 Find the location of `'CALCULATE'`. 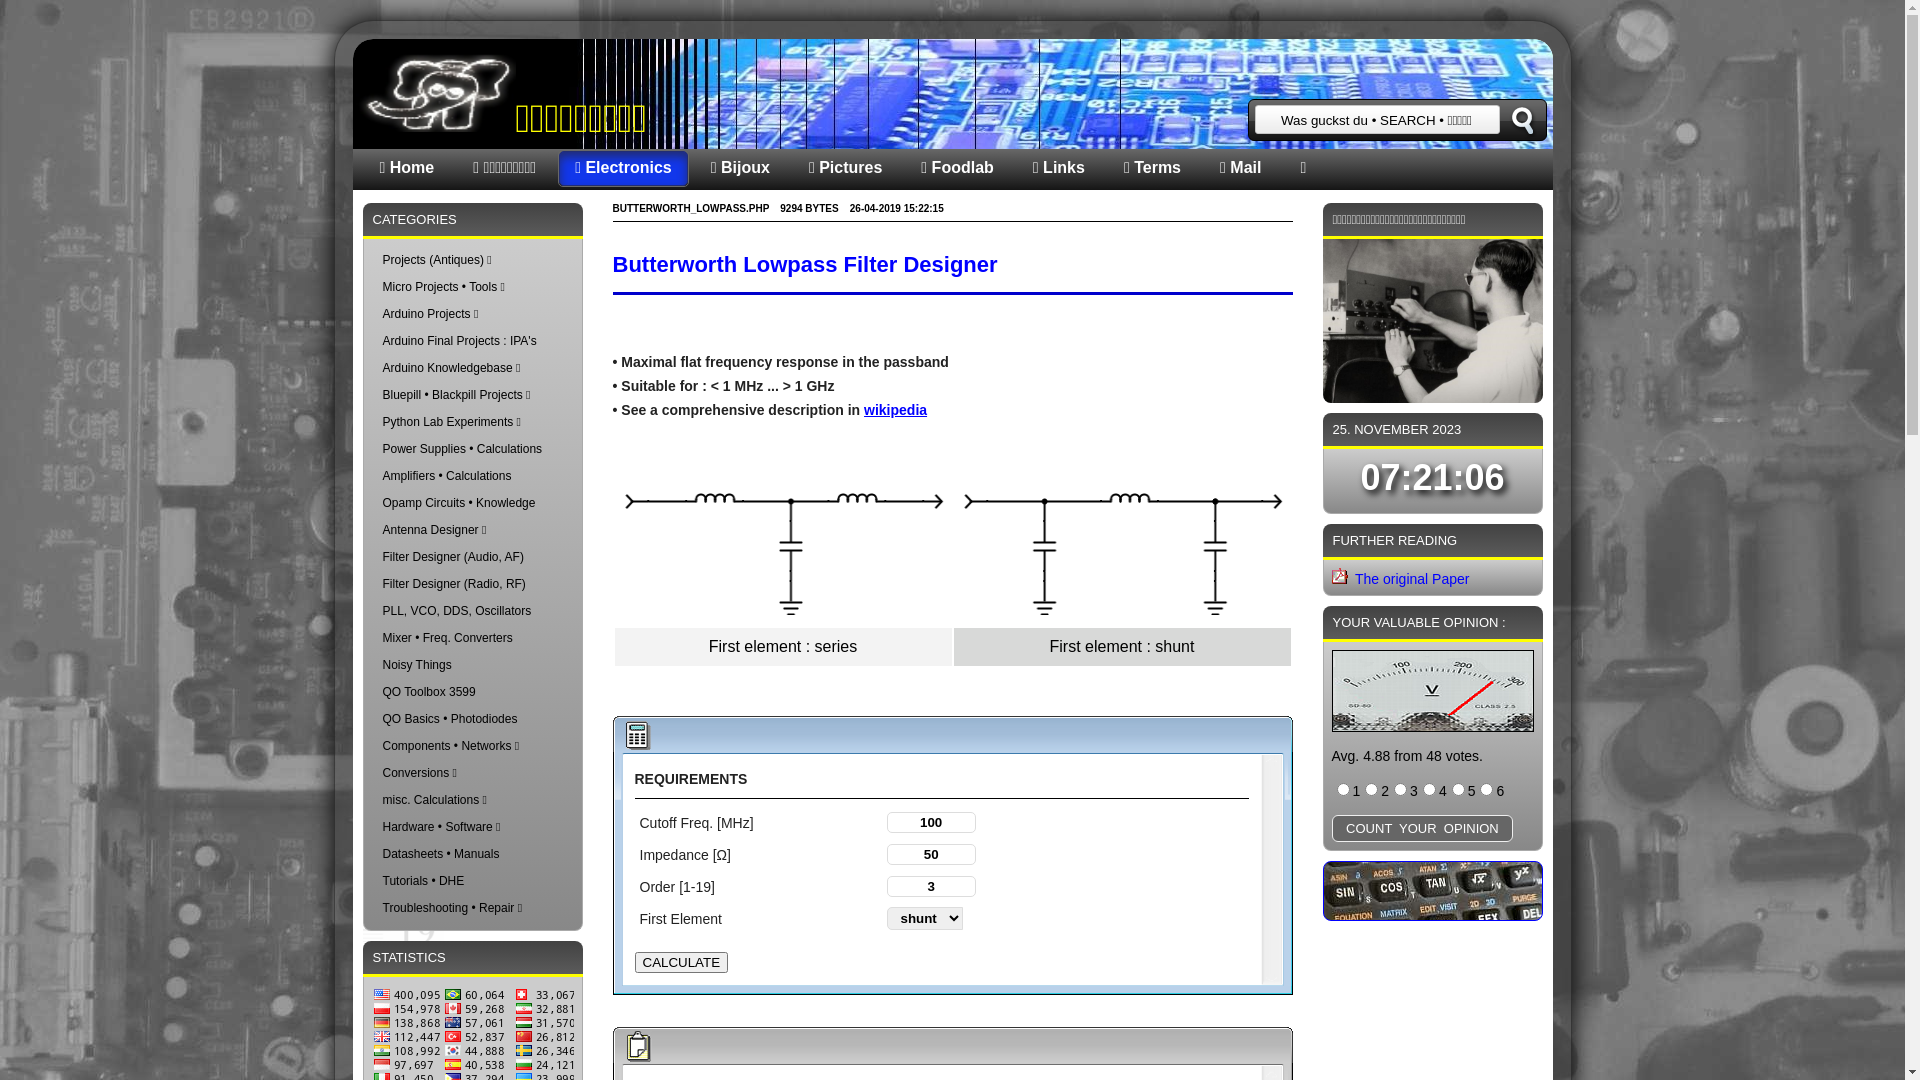

'CALCULATE' is located at coordinates (681, 961).